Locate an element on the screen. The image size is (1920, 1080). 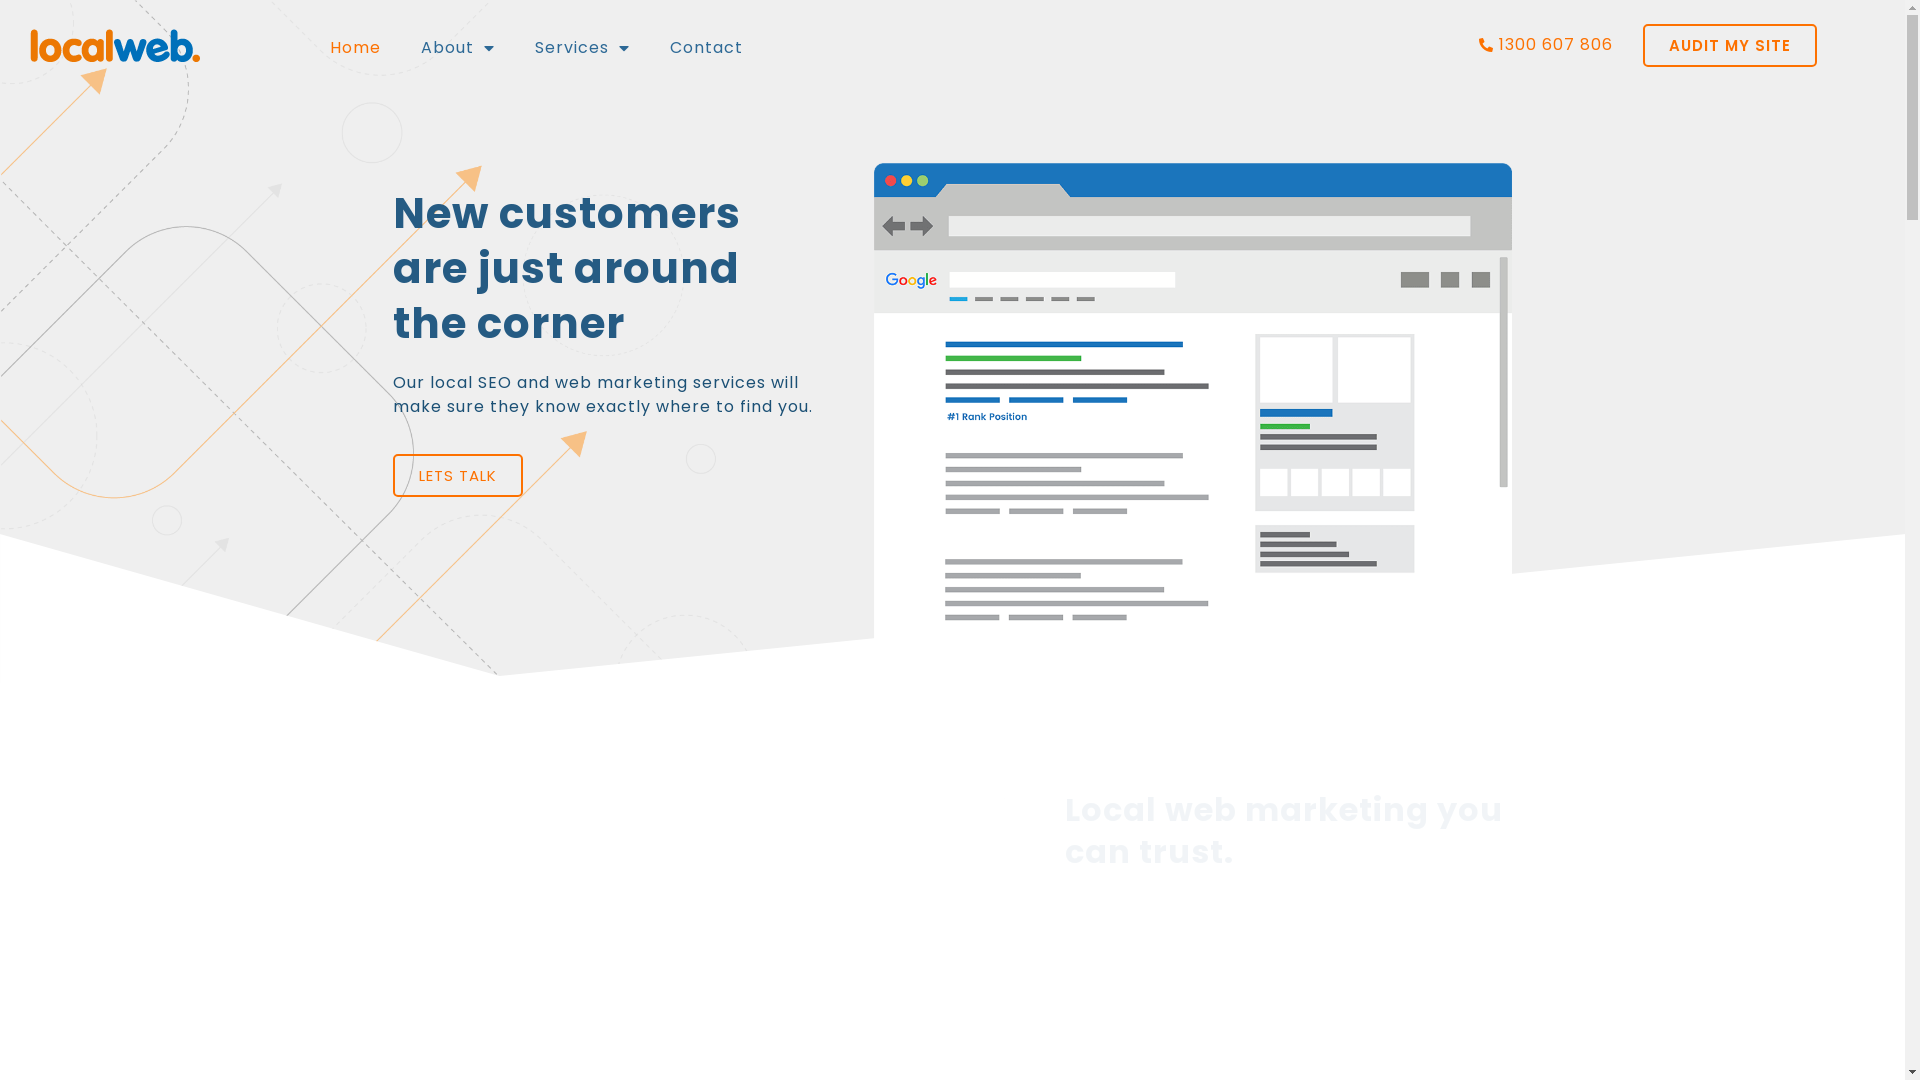
'About' is located at coordinates (456, 45).